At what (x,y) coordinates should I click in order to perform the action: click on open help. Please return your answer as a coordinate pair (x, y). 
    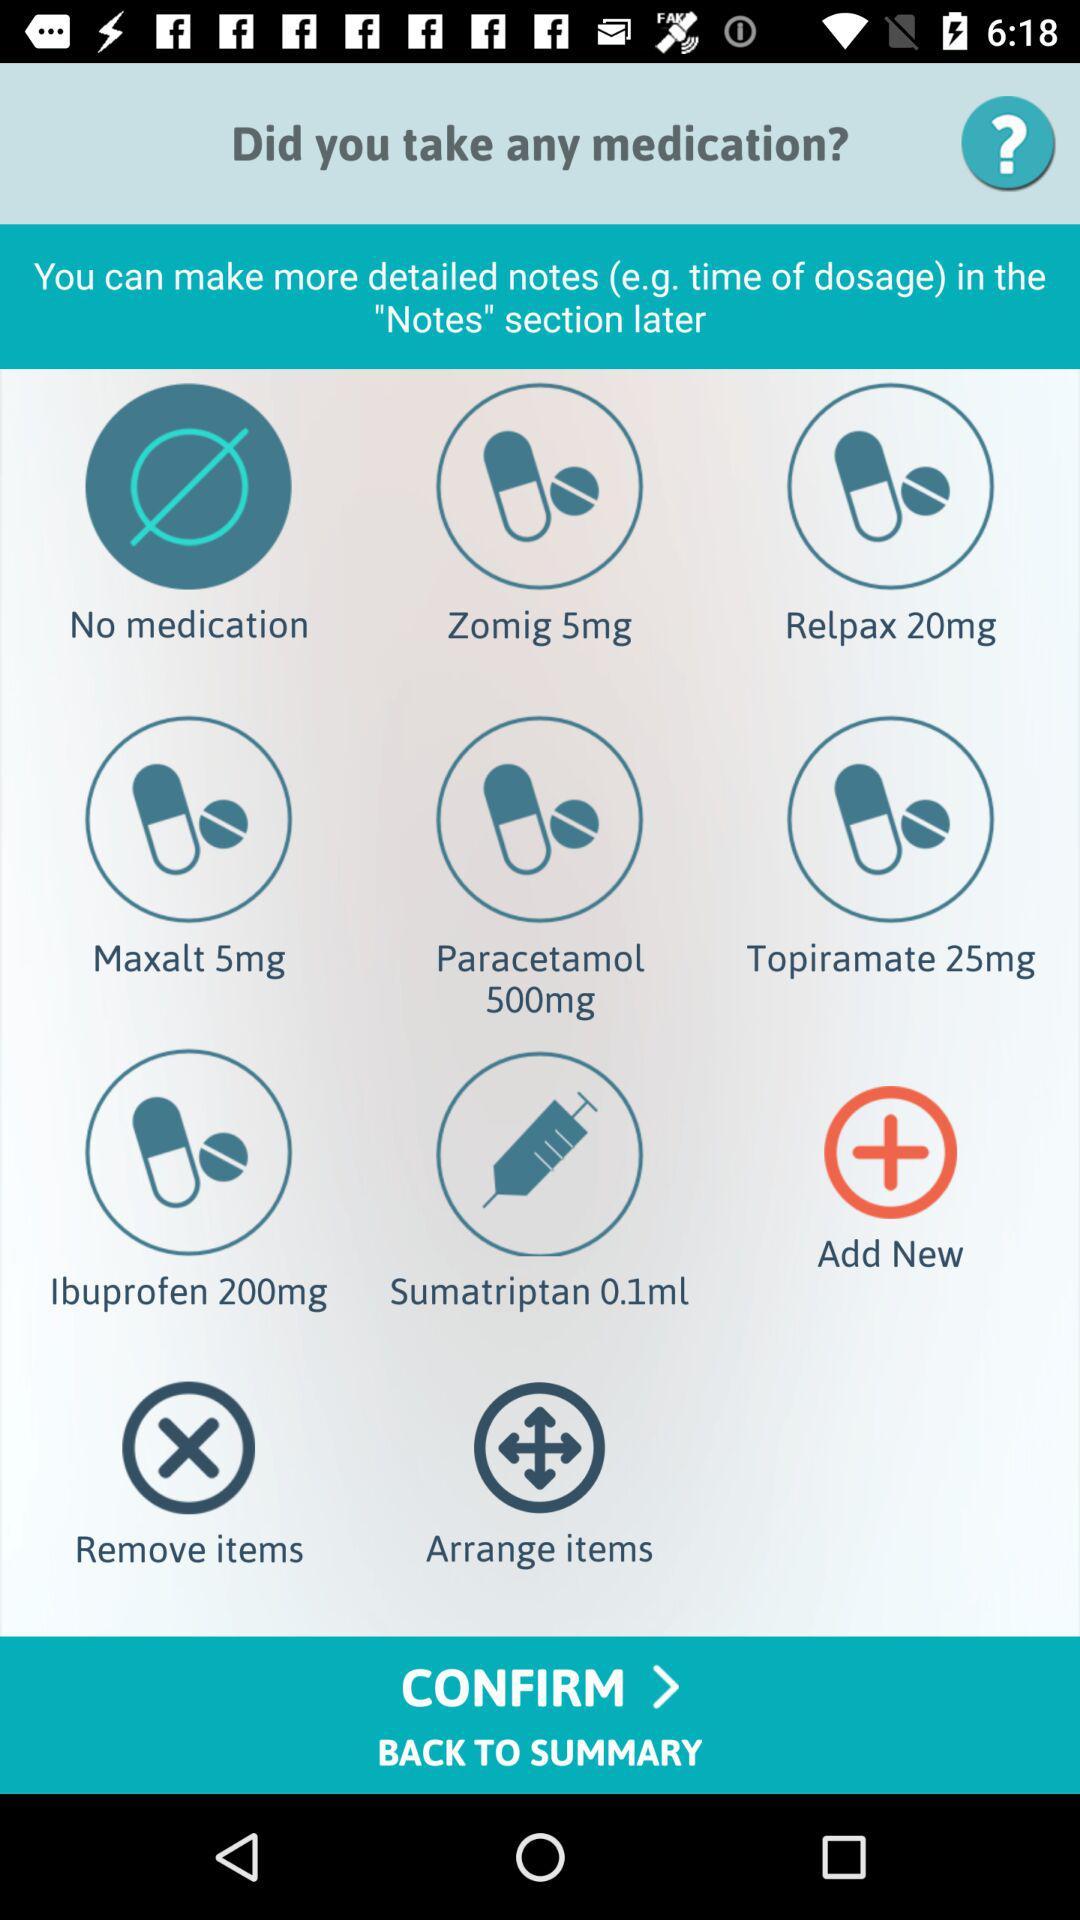
    Looking at the image, I should click on (1015, 142).